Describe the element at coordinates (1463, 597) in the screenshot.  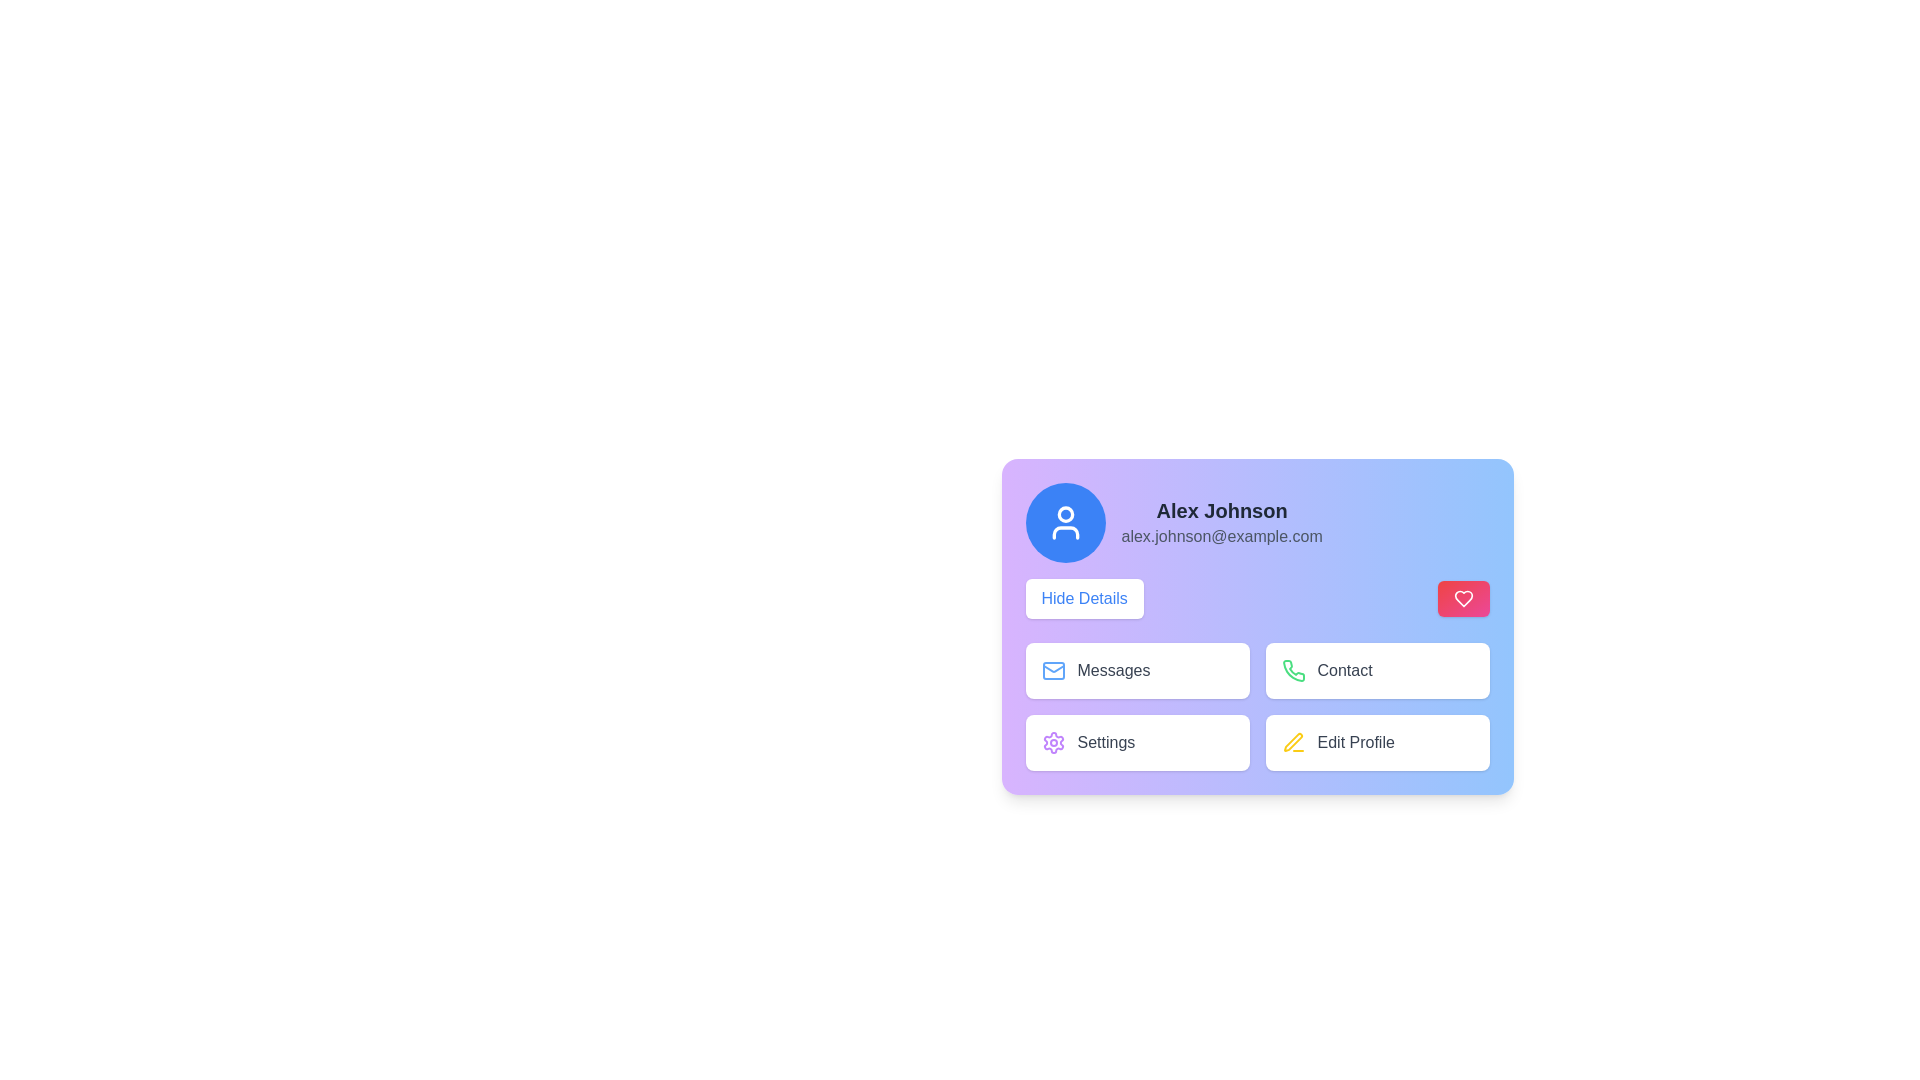
I see `the heart icon located at the top-right corner of the card layout to interact with it` at that location.